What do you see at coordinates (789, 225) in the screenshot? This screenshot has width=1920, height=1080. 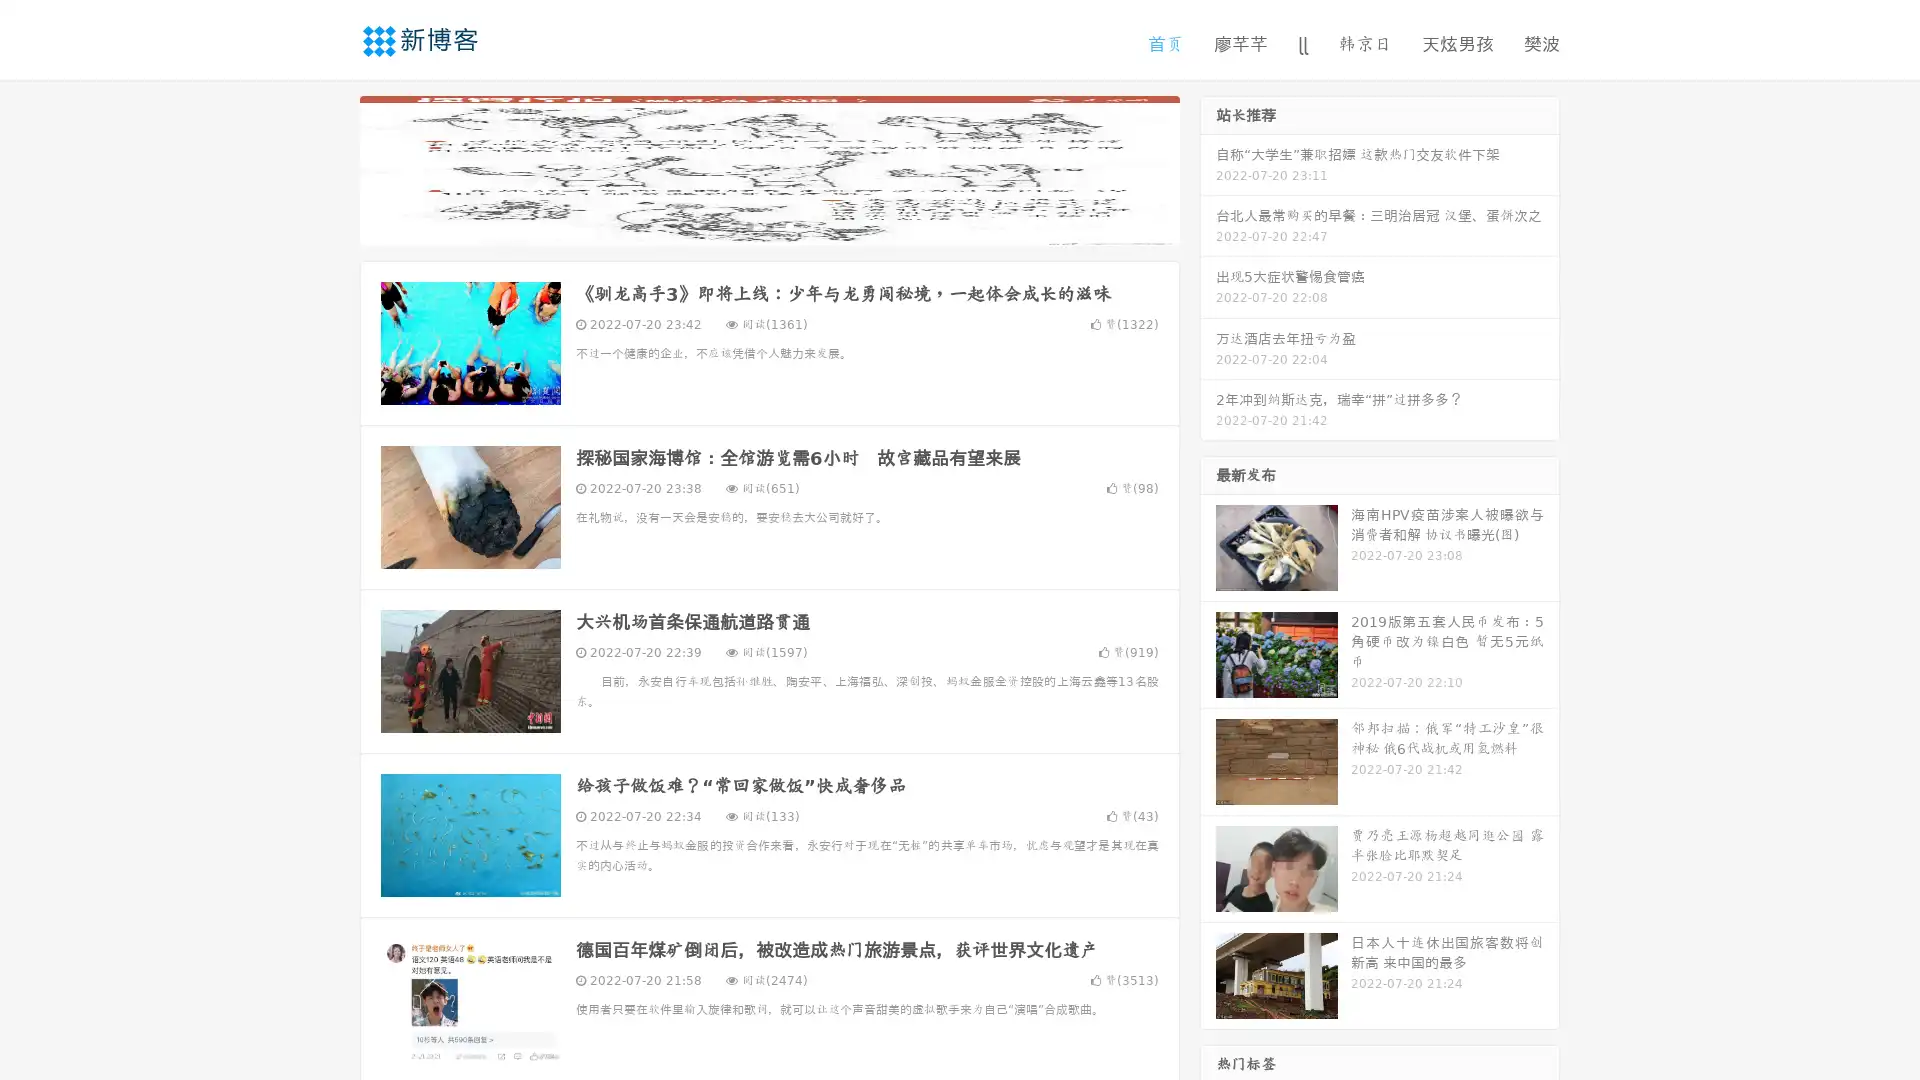 I see `Go to slide 3` at bounding box center [789, 225].